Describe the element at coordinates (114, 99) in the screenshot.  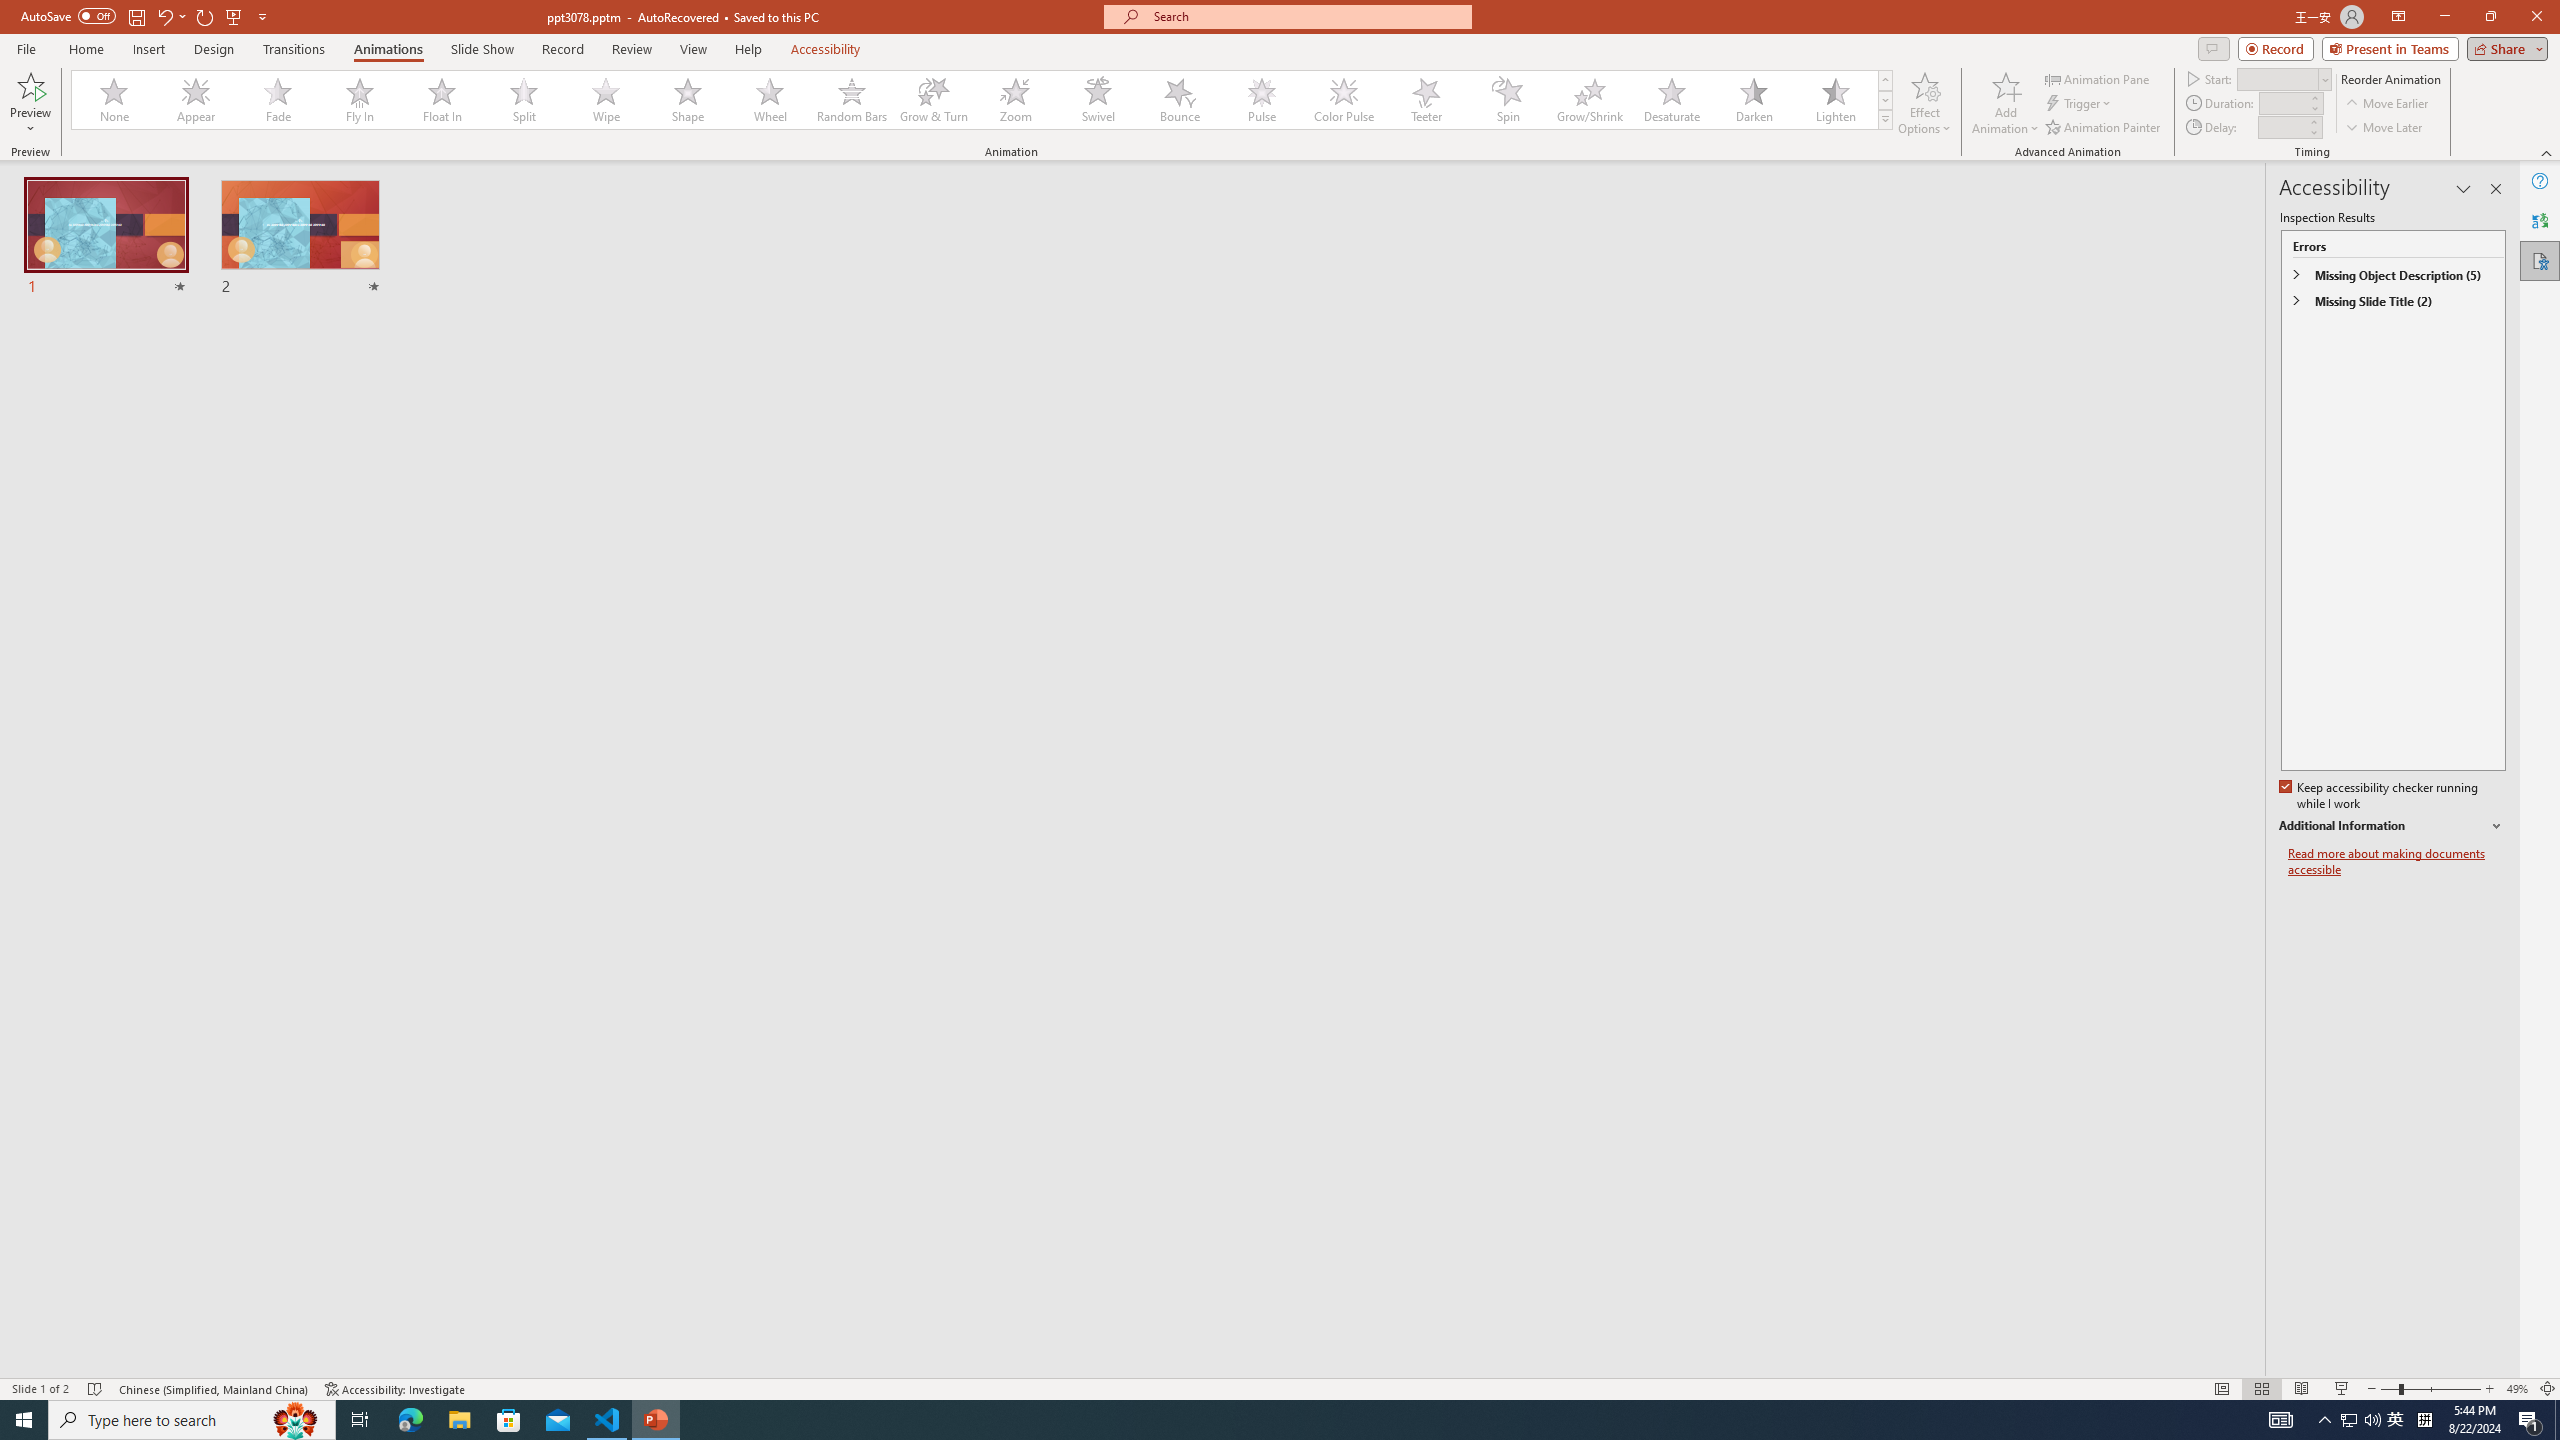
I see `'None'` at that location.